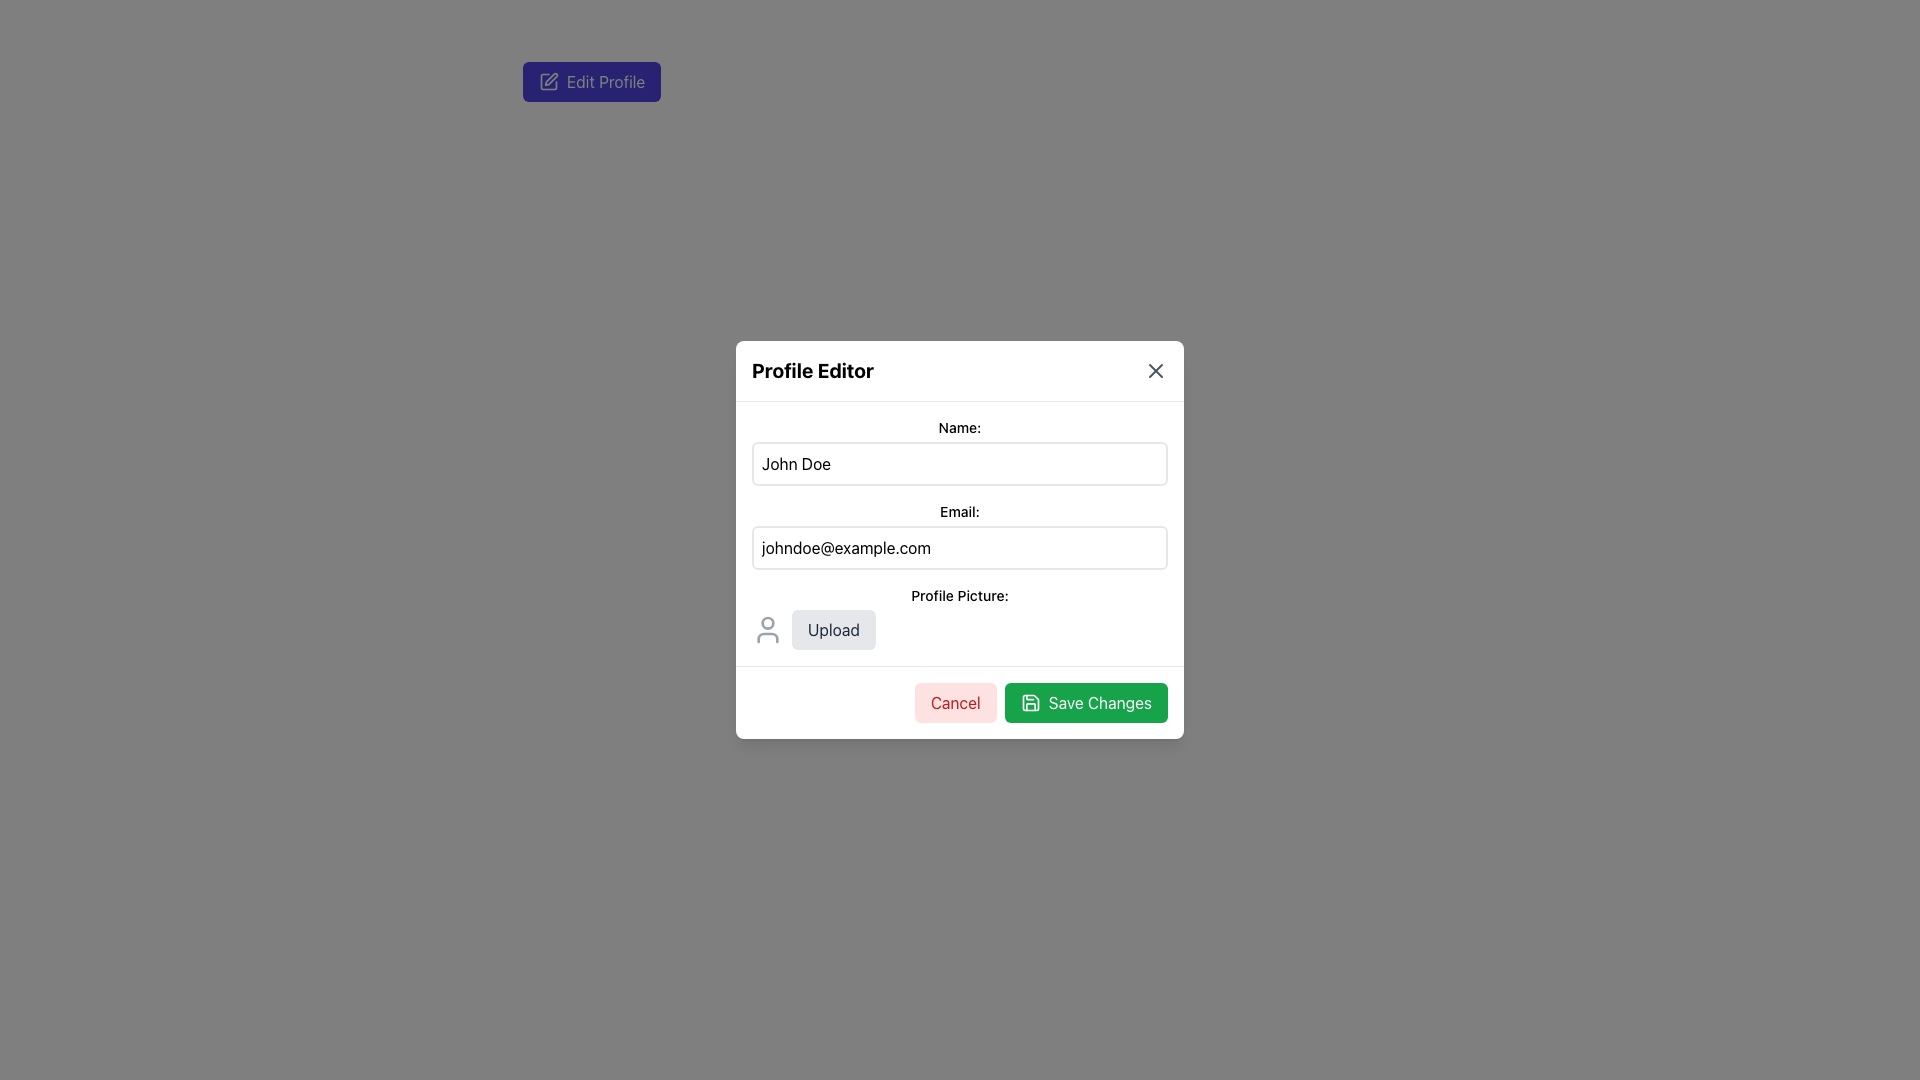 This screenshot has height=1080, width=1920. I want to click on the 'Edit Profile' button that contains a small pencil icon with a light gray color on a darker background, located at the top-left area of the interface, so click(548, 80).